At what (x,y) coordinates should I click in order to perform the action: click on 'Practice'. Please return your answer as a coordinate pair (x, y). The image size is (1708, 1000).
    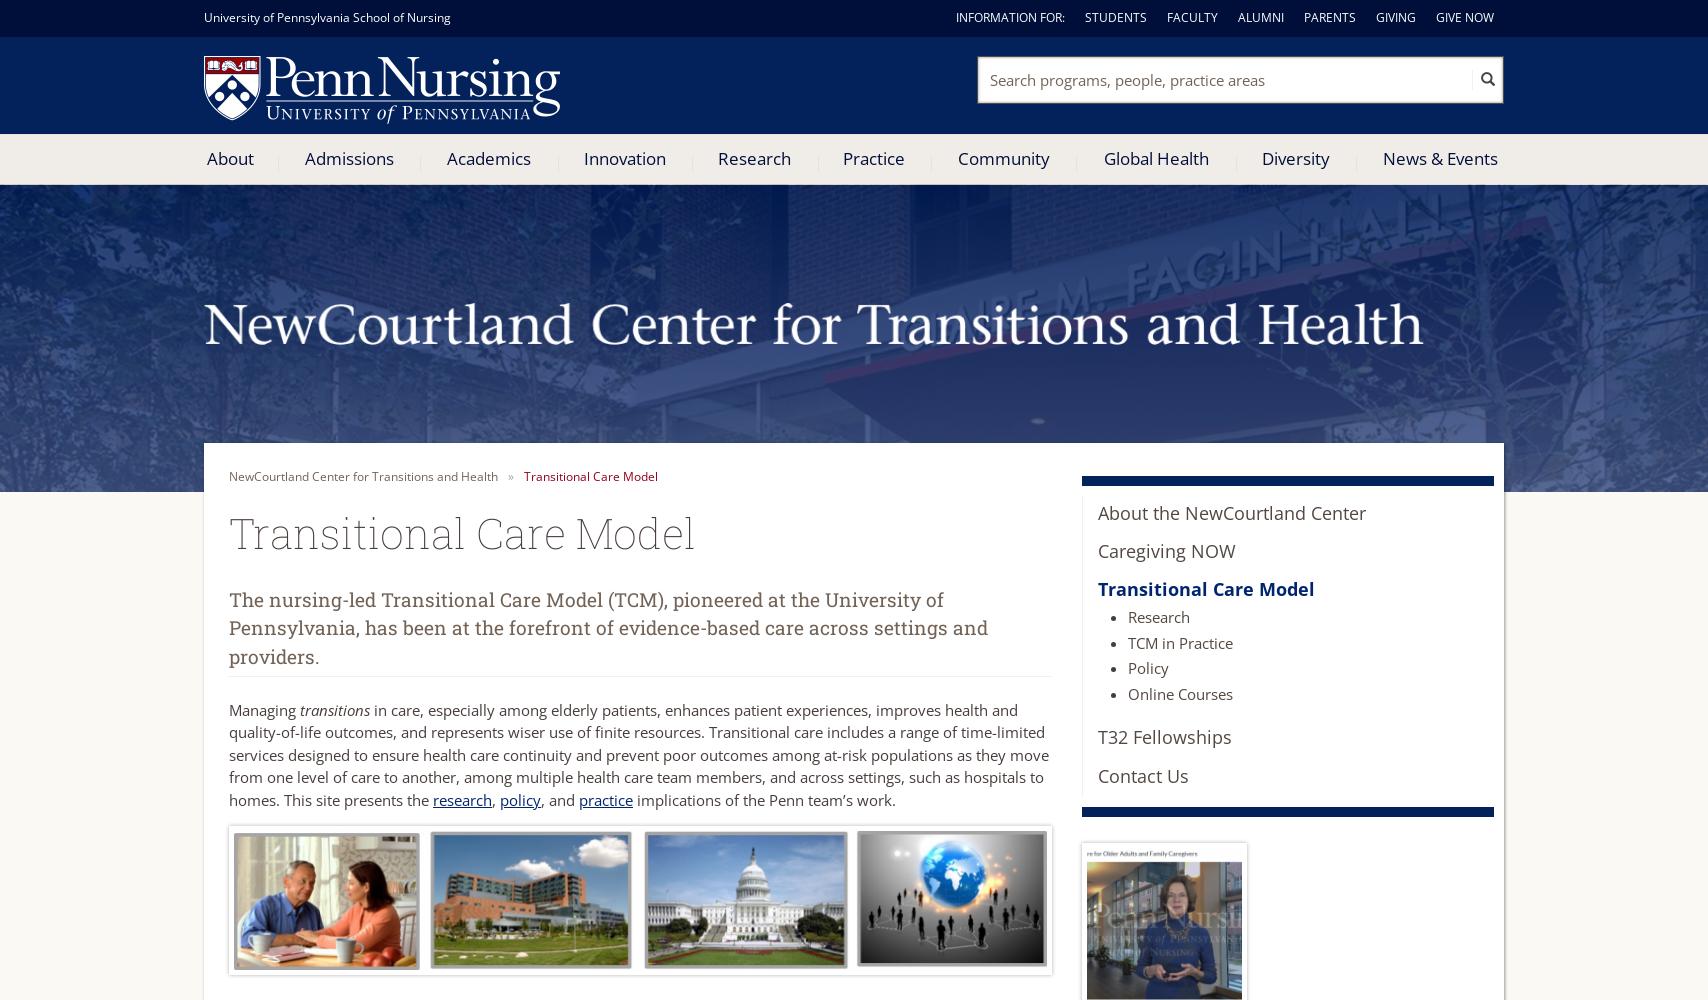
    Looking at the image, I should click on (872, 157).